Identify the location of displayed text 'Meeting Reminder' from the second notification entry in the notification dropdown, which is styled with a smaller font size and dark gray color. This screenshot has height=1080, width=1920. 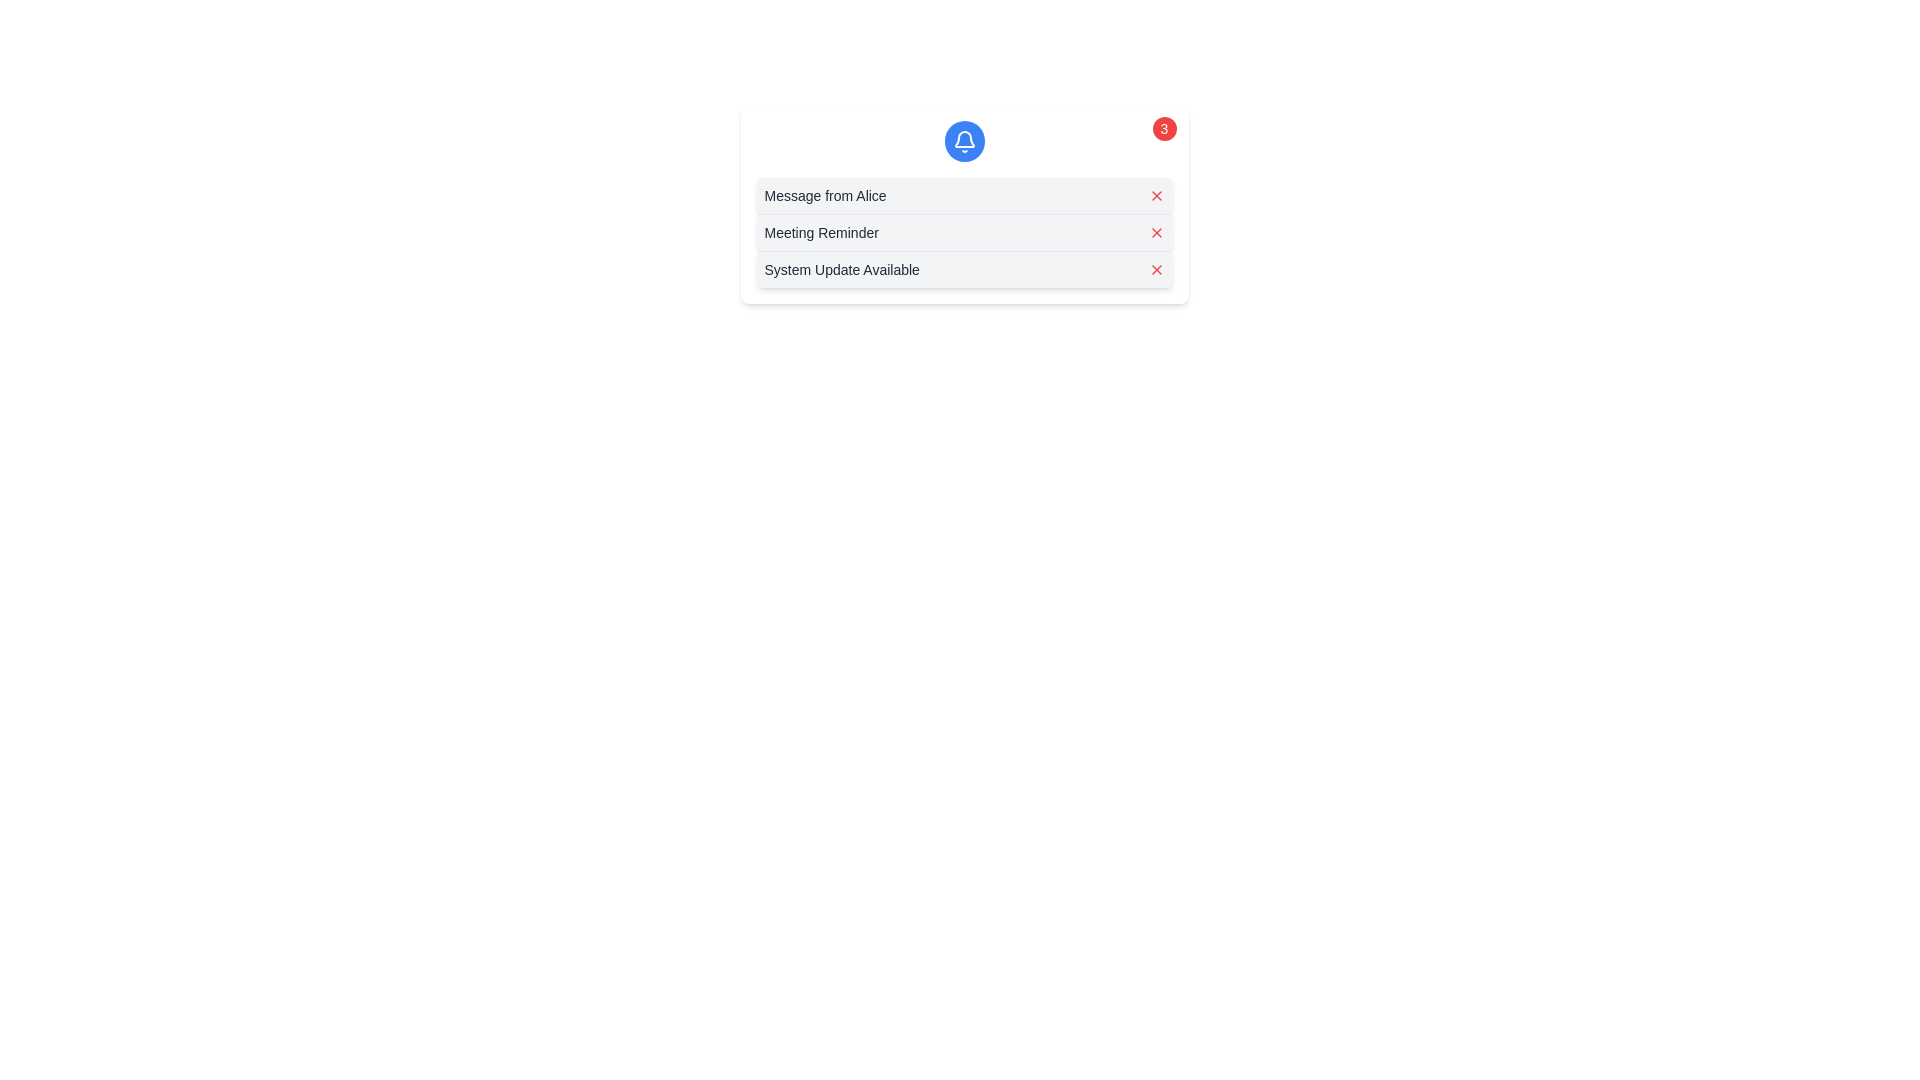
(821, 231).